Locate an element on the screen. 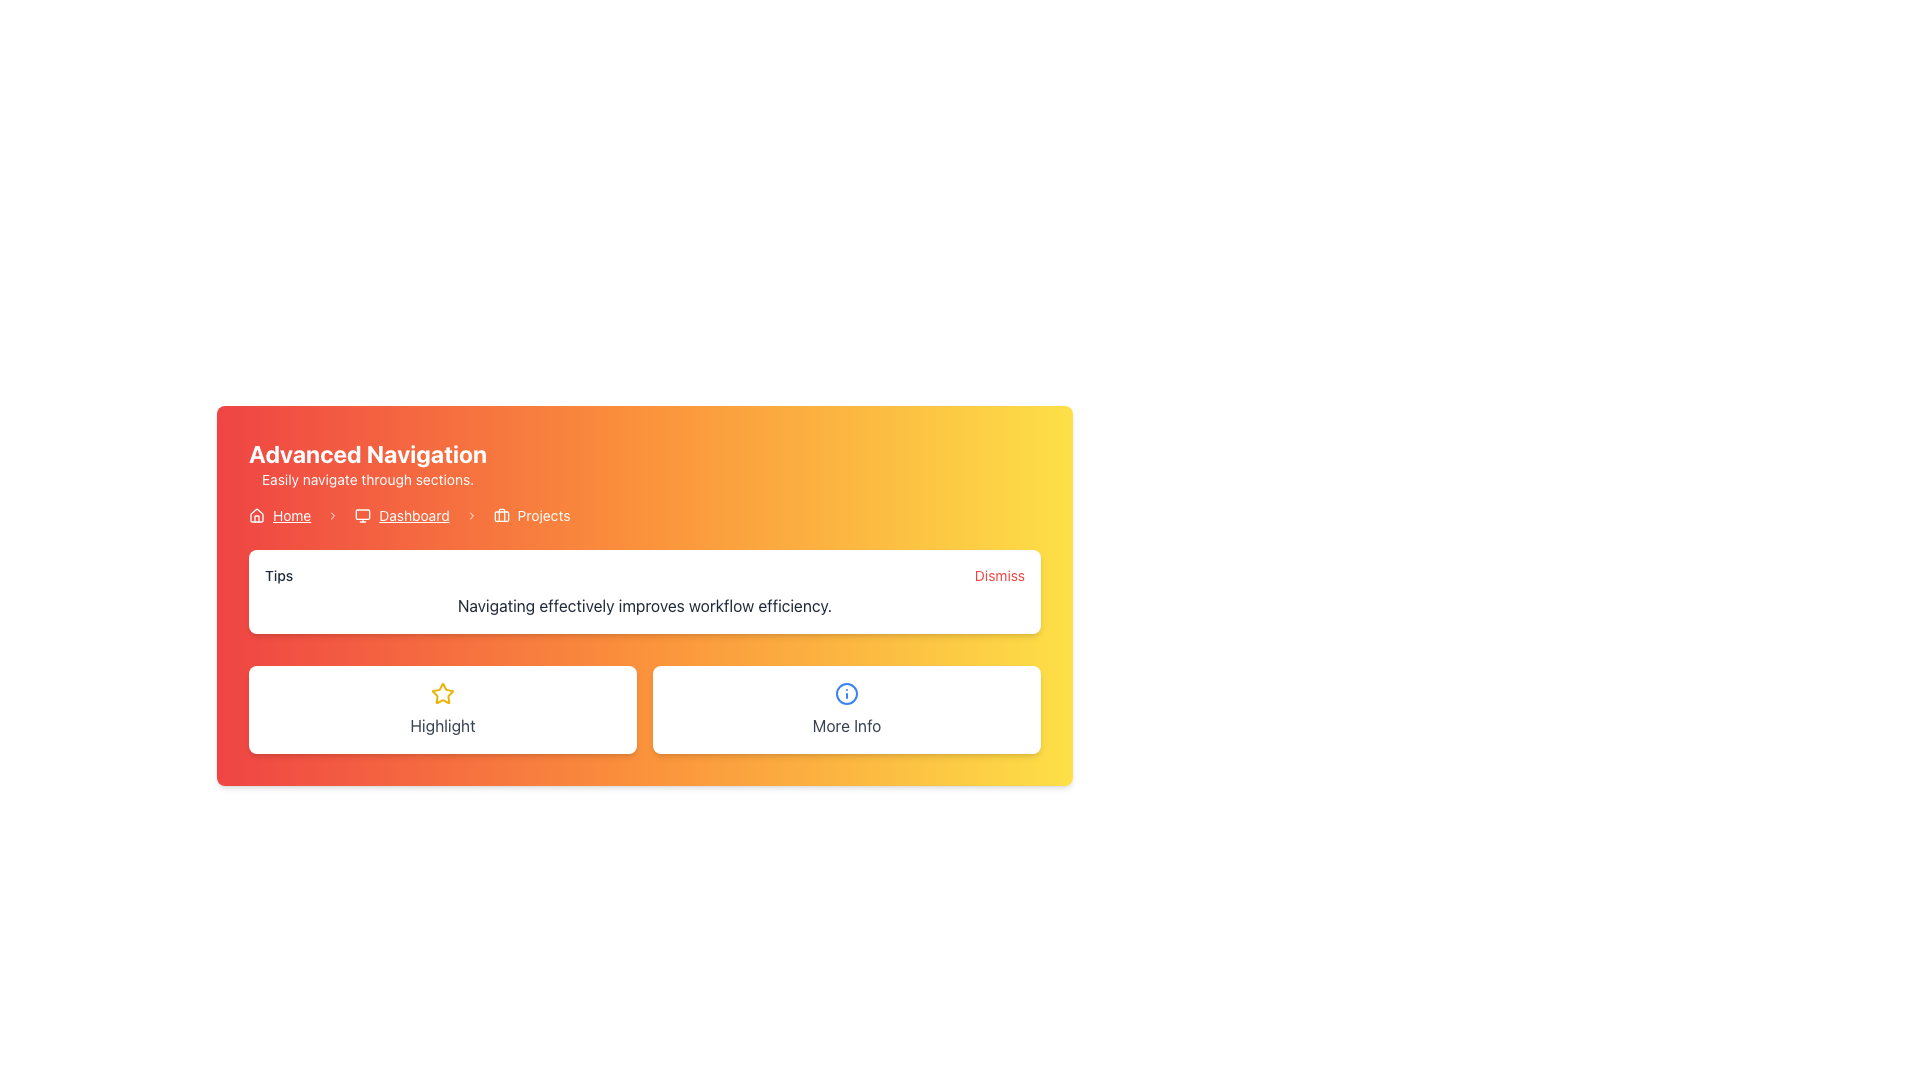 Image resolution: width=1920 pixels, height=1080 pixels. the simplistic house vector icon, which is white on a red background and located as the first item in the breadcrumb navigation bar, to the left of the 'Home' text link is located at coordinates (256, 515).